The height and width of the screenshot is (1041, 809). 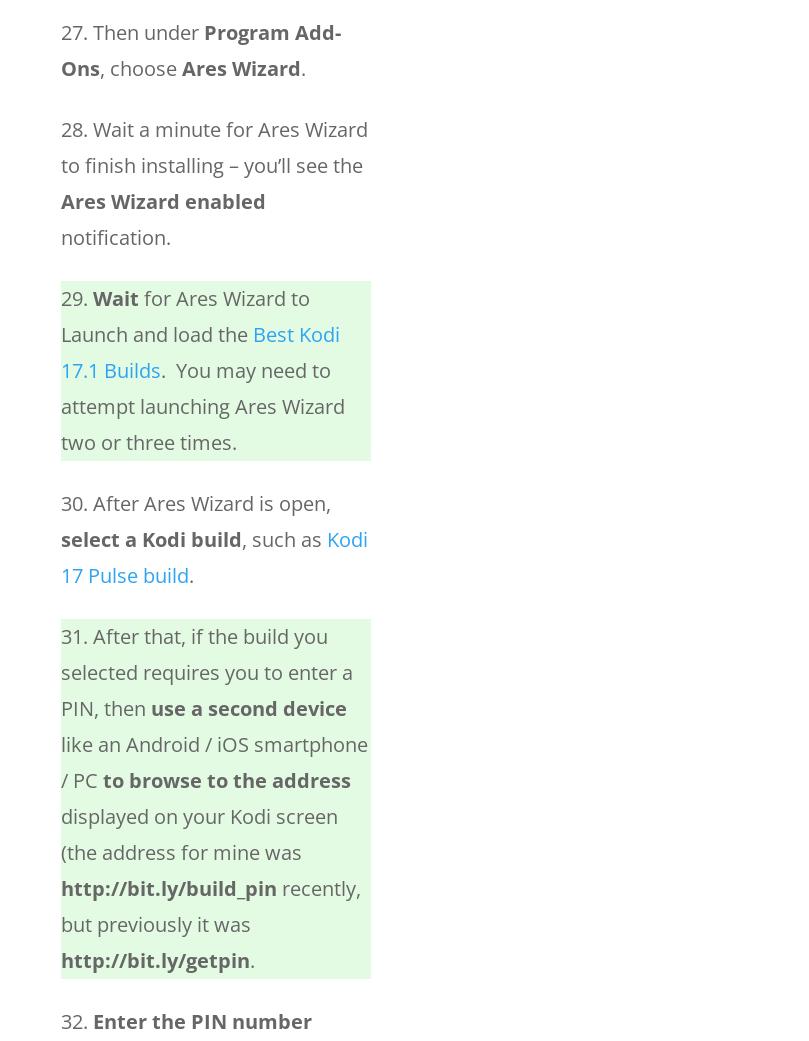 What do you see at coordinates (226, 780) in the screenshot?
I see `'to browse to the address'` at bounding box center [226, 780].